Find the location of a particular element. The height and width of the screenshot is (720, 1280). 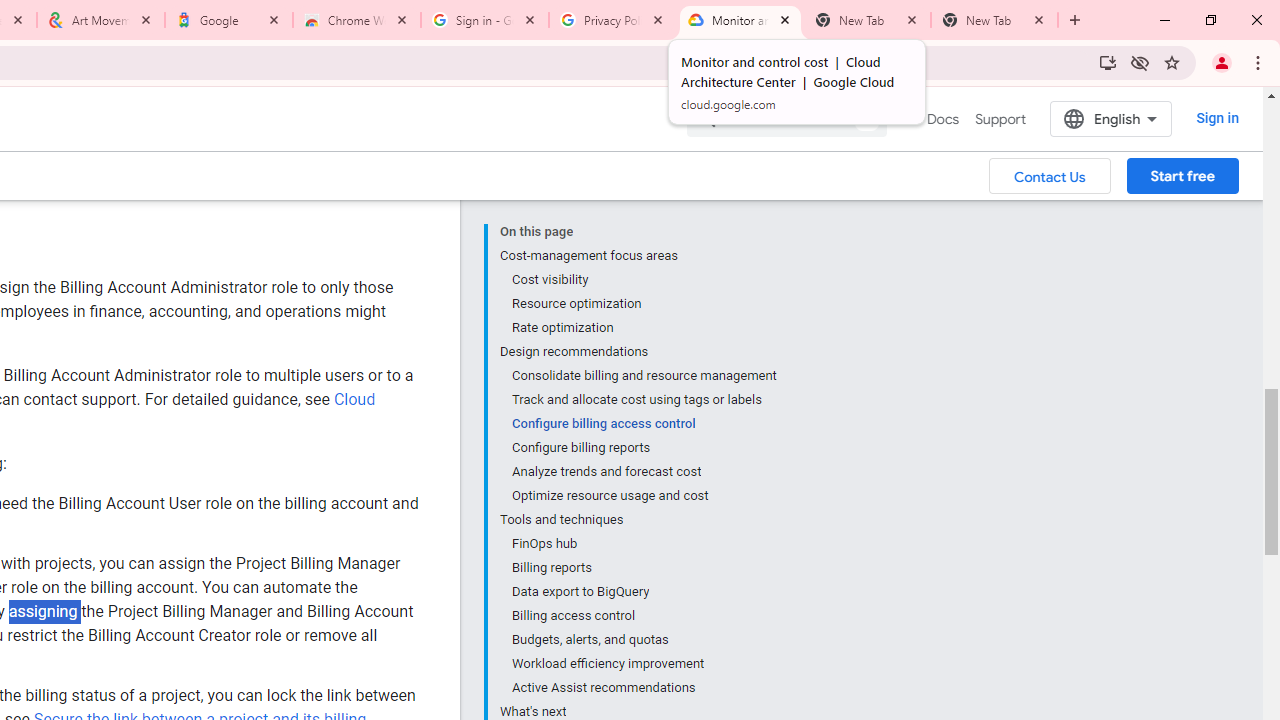

'Optimize resource usage and cost' is located at coordinates (643, 495).